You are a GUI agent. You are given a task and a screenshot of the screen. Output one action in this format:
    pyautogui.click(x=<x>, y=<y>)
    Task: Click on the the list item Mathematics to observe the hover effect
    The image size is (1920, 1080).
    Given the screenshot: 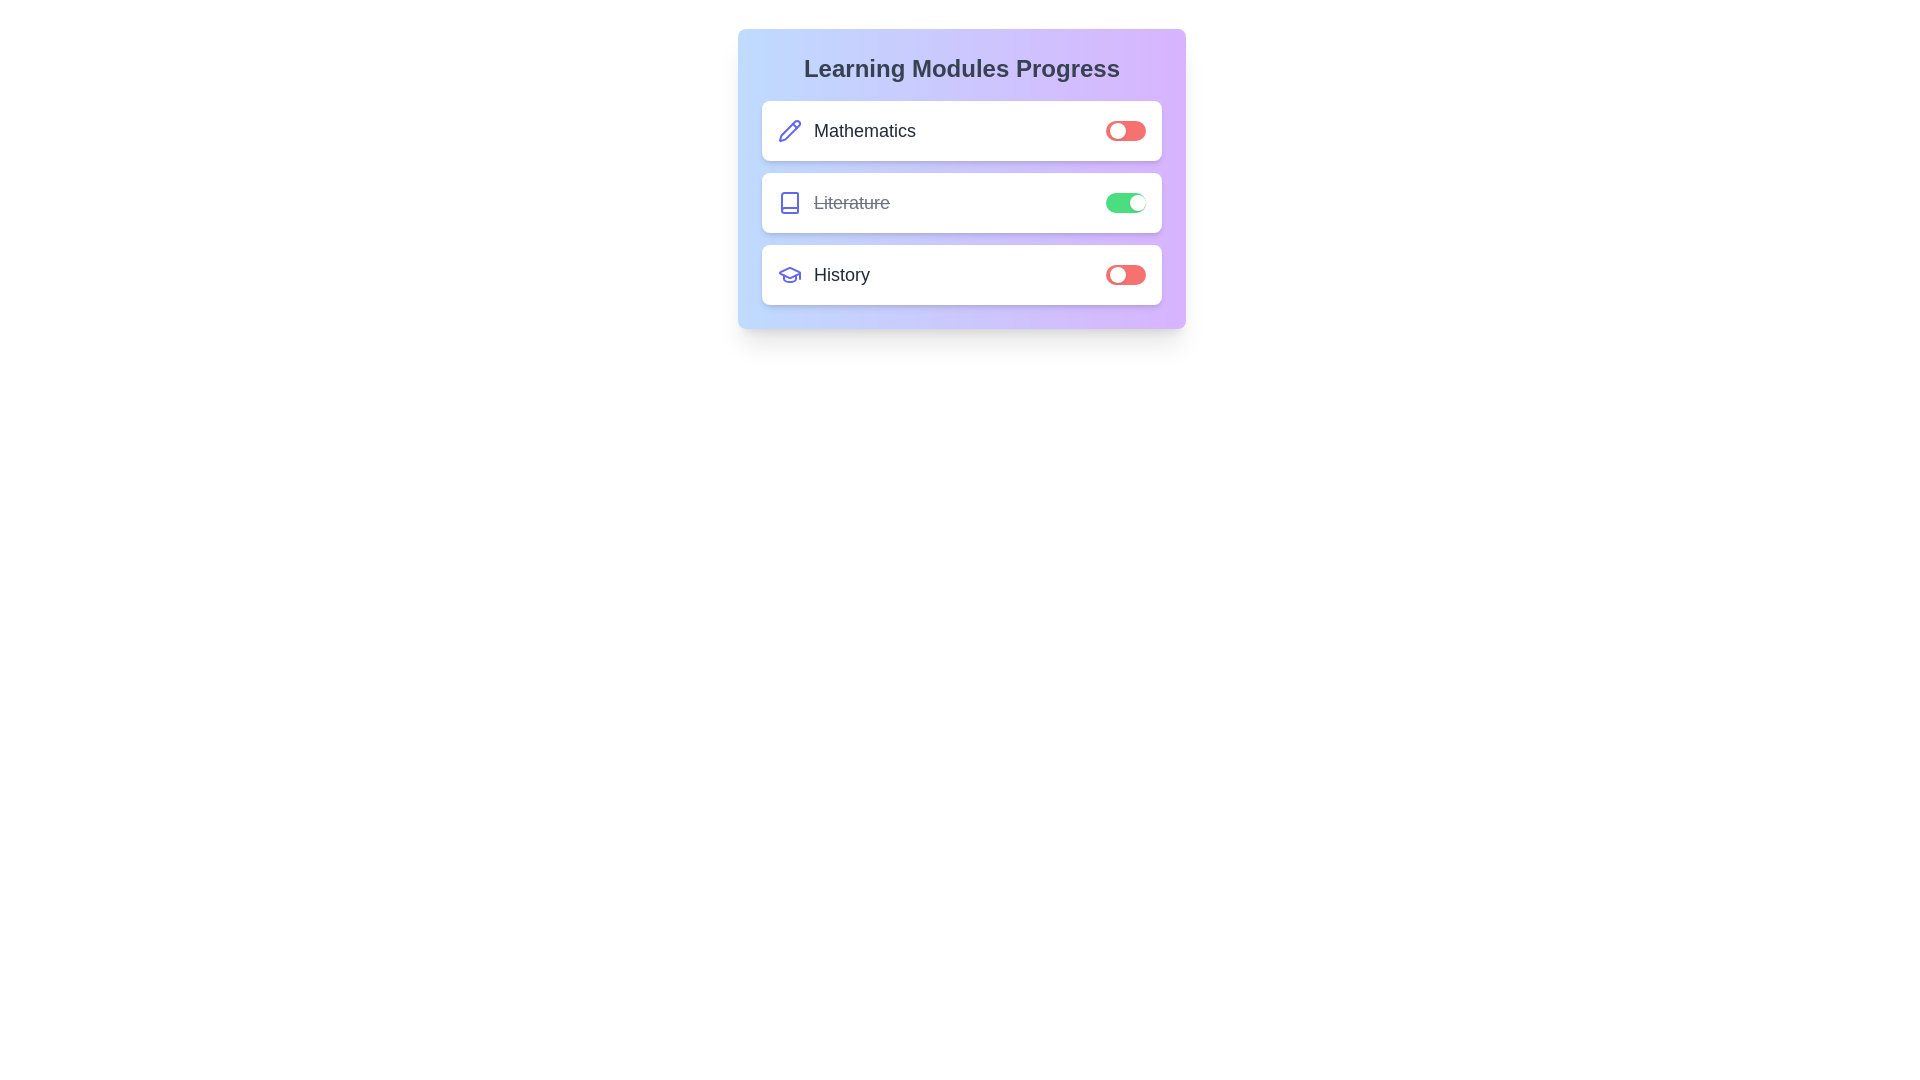 What is the action you would take?
    pyautogui.click(x=961, y=131)
    